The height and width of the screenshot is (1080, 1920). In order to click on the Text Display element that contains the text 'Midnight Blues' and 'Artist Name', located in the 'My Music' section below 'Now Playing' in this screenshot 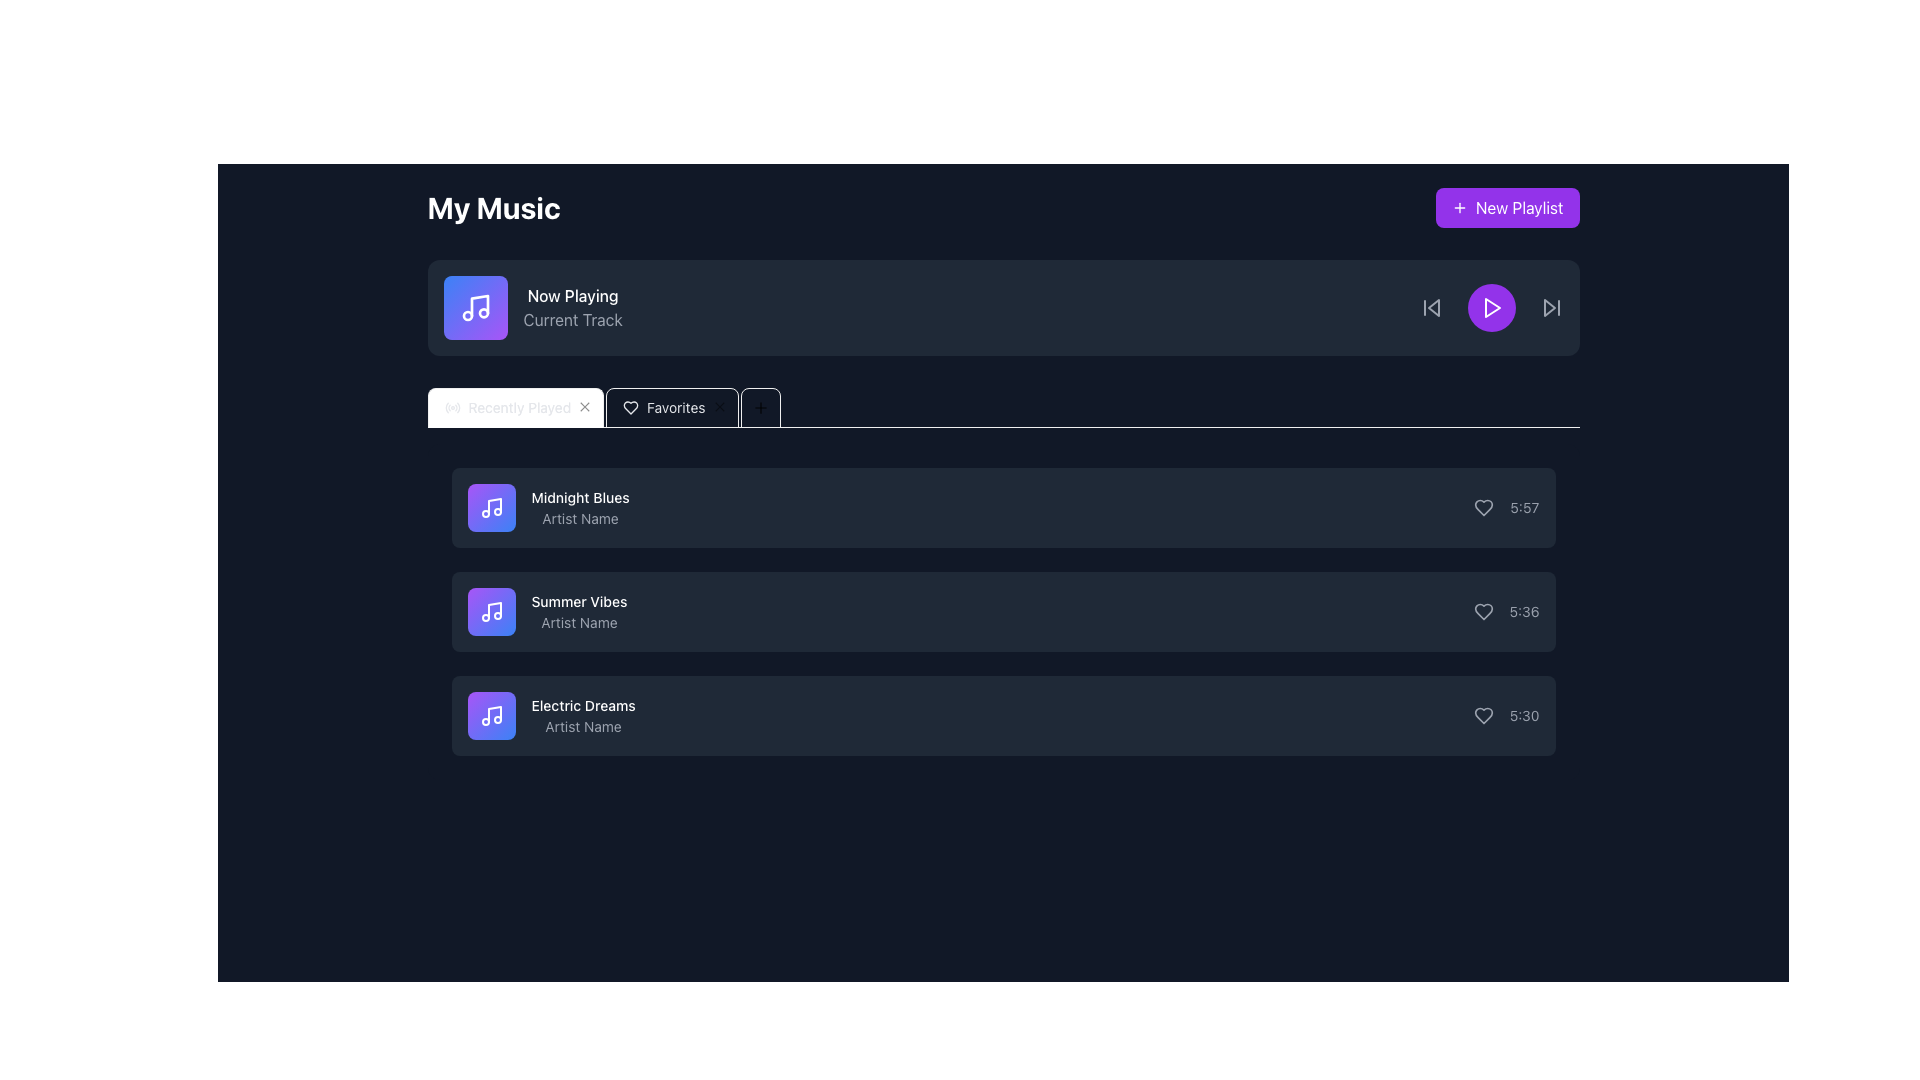, I will do `click(579, 507)`.